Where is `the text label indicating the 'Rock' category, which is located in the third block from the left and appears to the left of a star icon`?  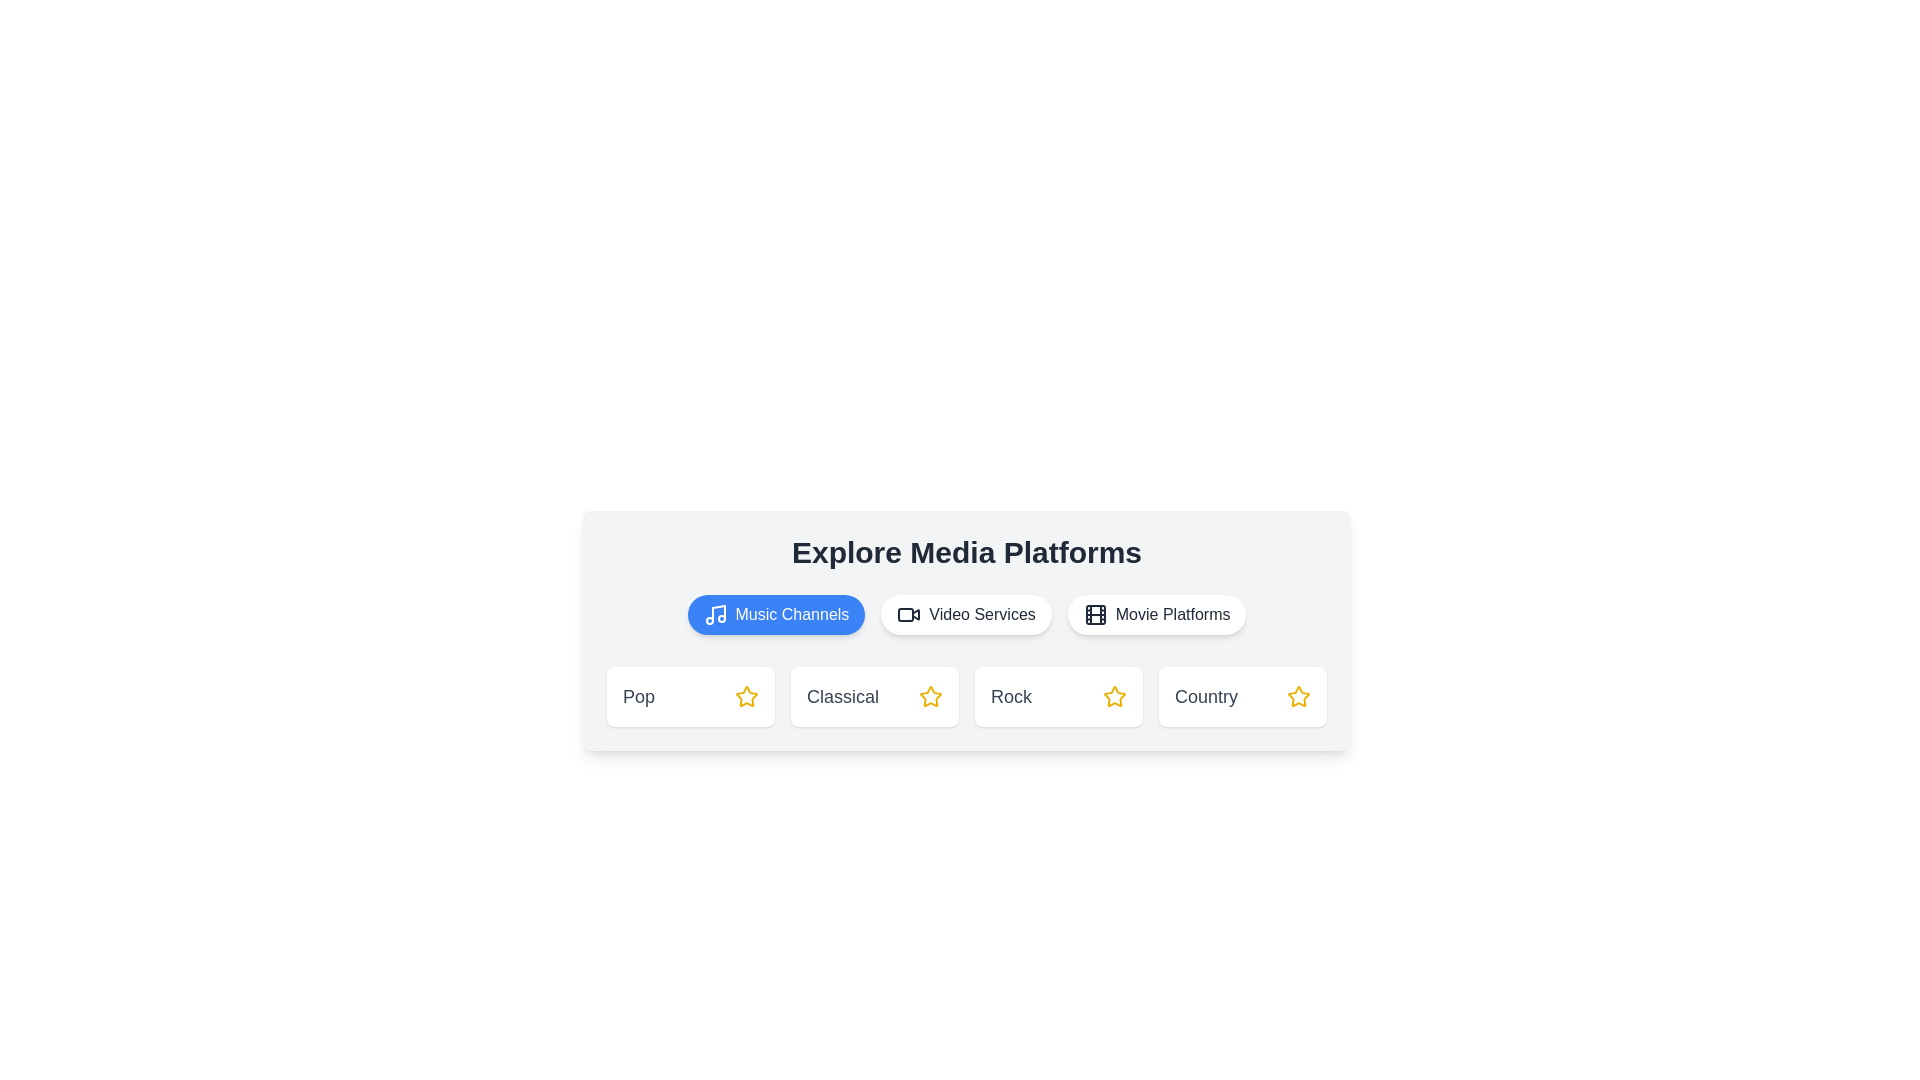
the text label indicating the 'Rock' category, which is located in the third block from the left and appears to the left of a star icon is located at coordinates (1011, 696).